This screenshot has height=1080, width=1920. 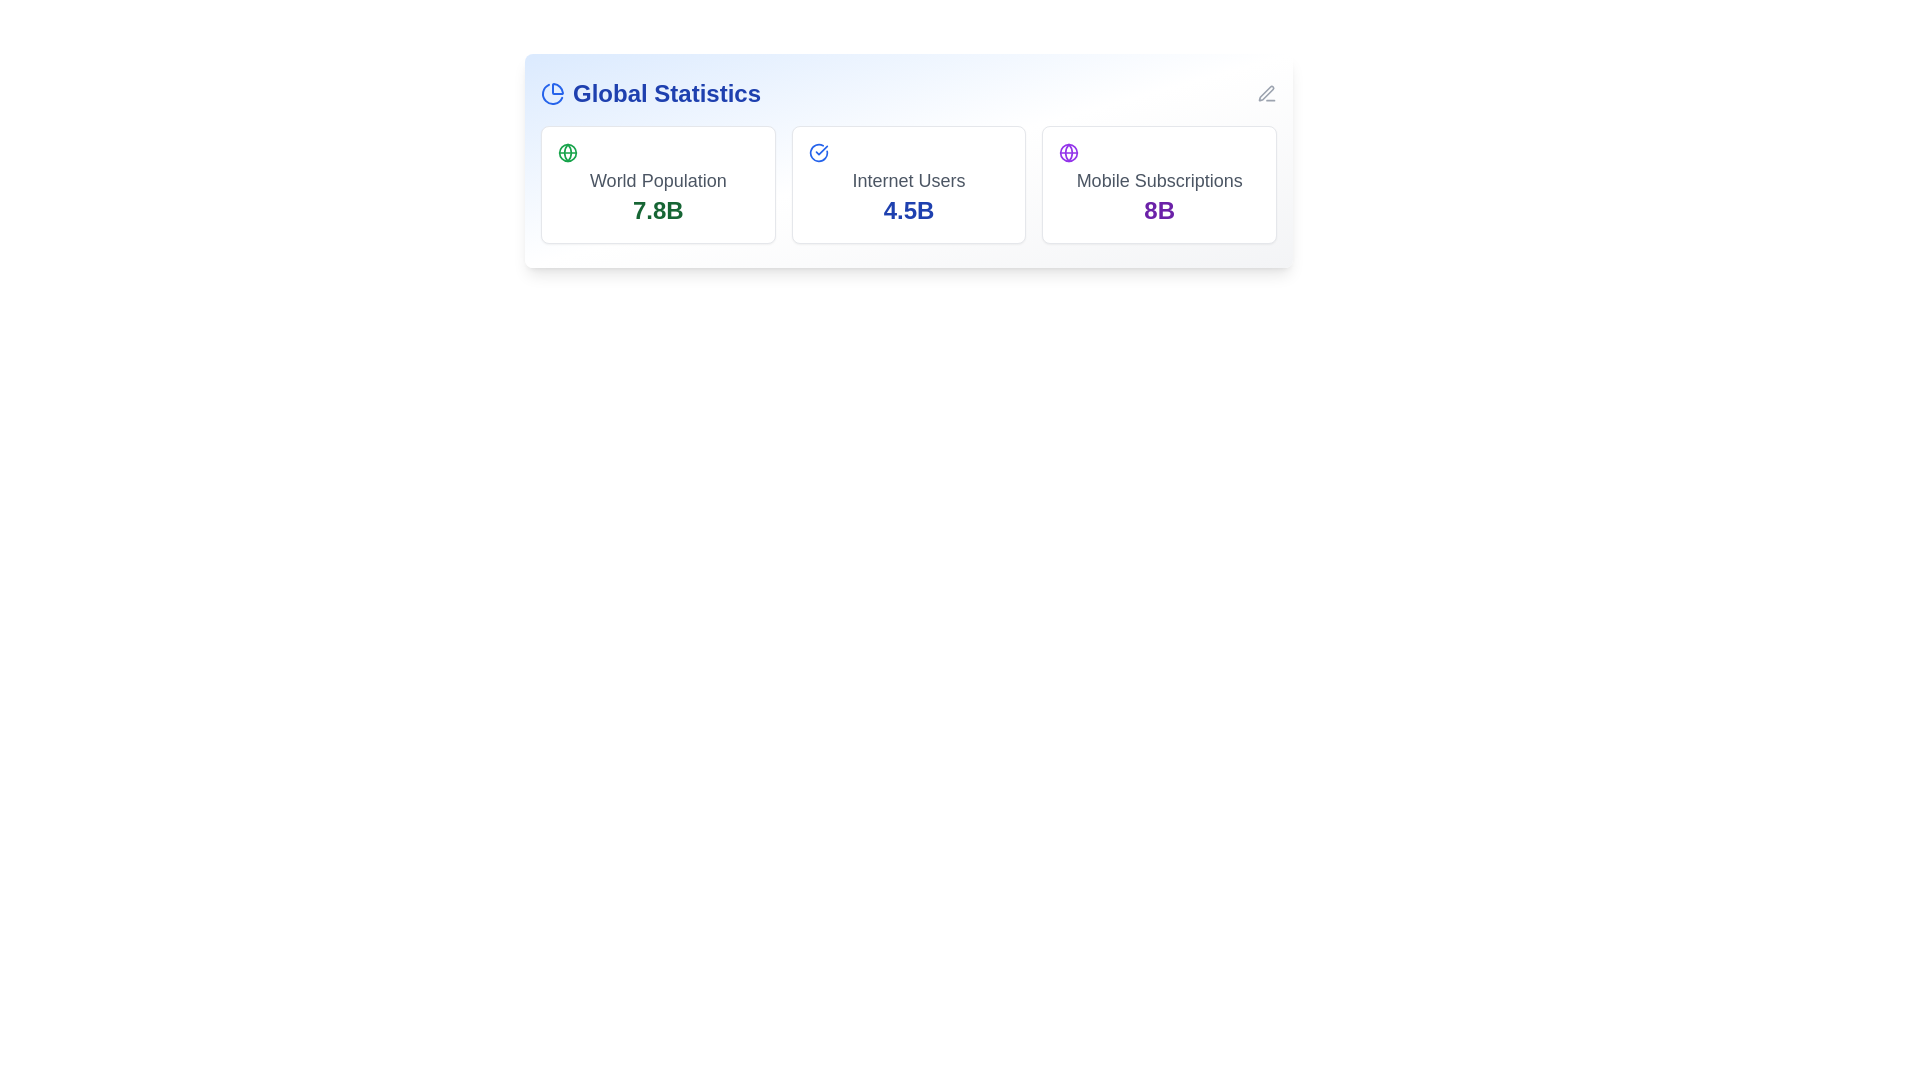 I want to click on the pen icon located in the top-right corner of the card-like section, so click(x=1265, y=93).